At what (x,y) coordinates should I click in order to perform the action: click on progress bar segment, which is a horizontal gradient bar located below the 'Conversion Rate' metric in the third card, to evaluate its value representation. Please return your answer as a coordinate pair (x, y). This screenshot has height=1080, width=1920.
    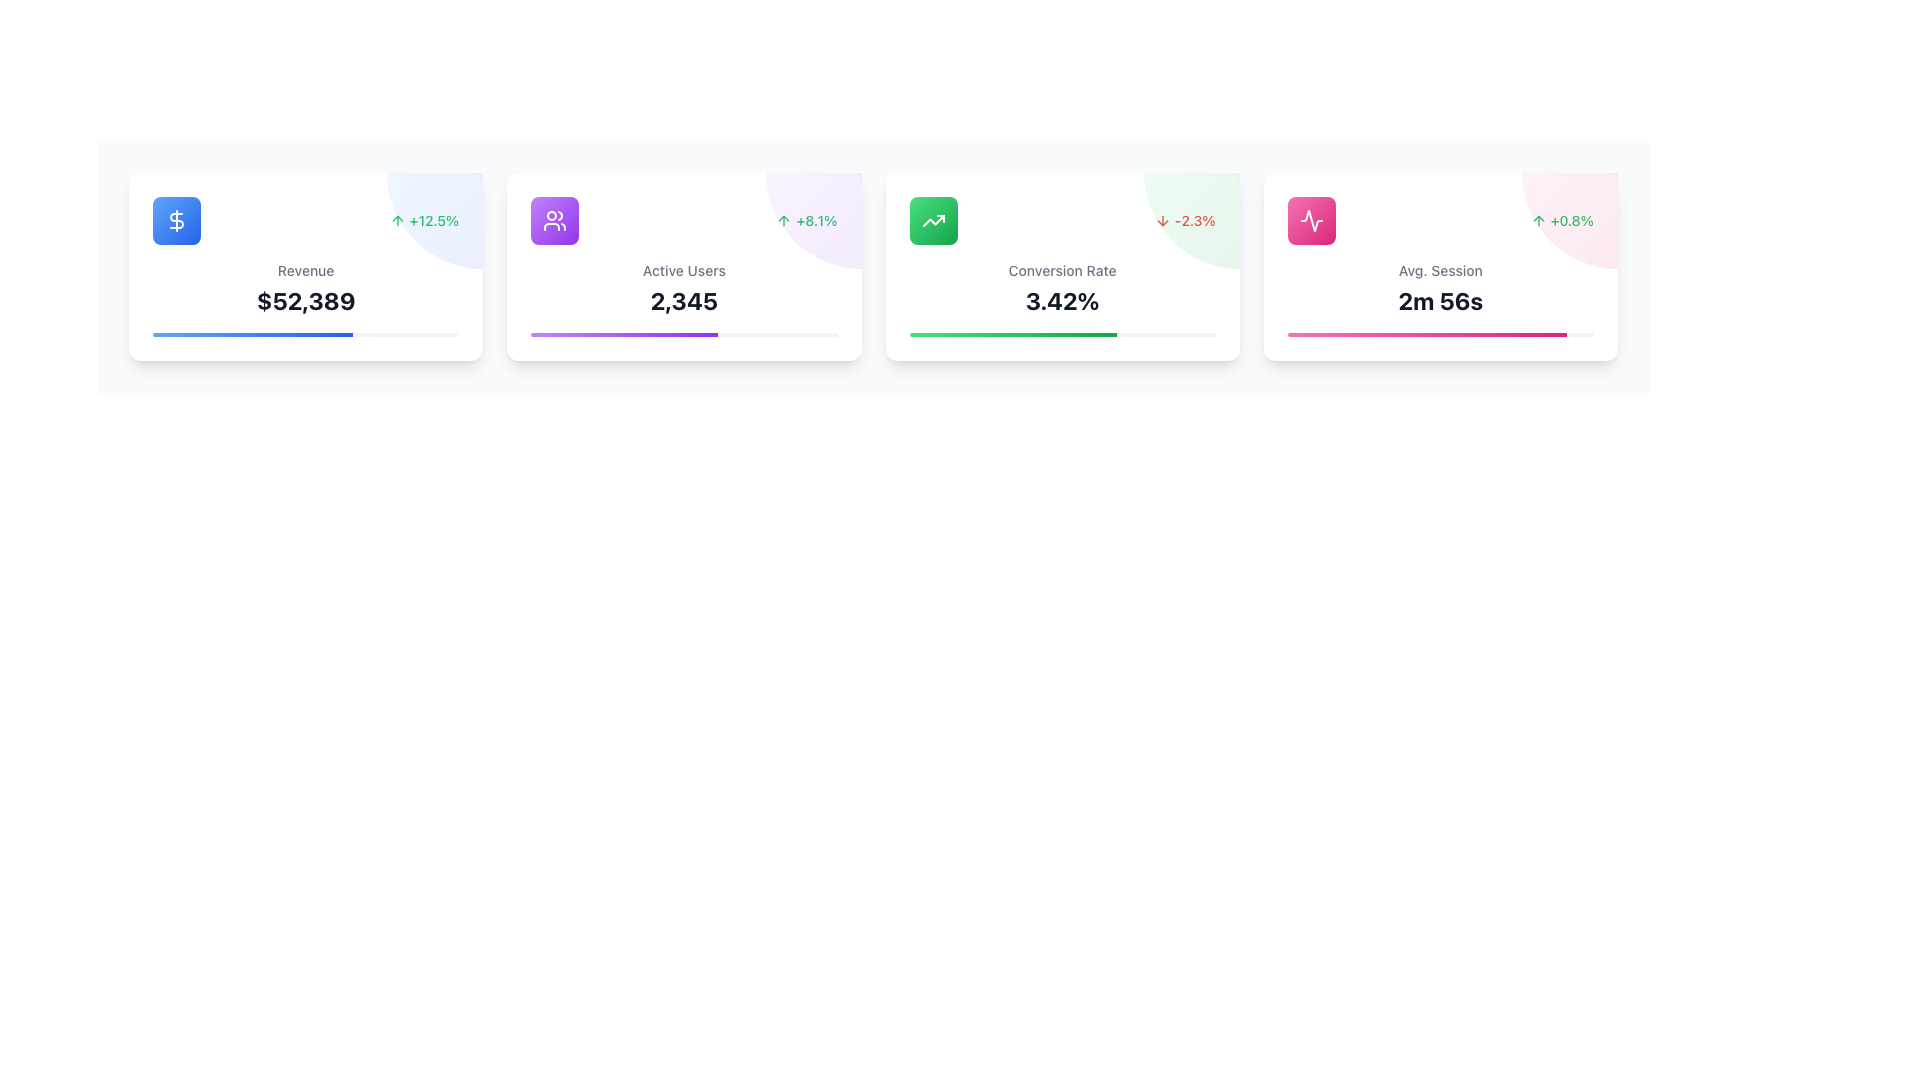
    Looking at the image, I should click on (1012, 334).